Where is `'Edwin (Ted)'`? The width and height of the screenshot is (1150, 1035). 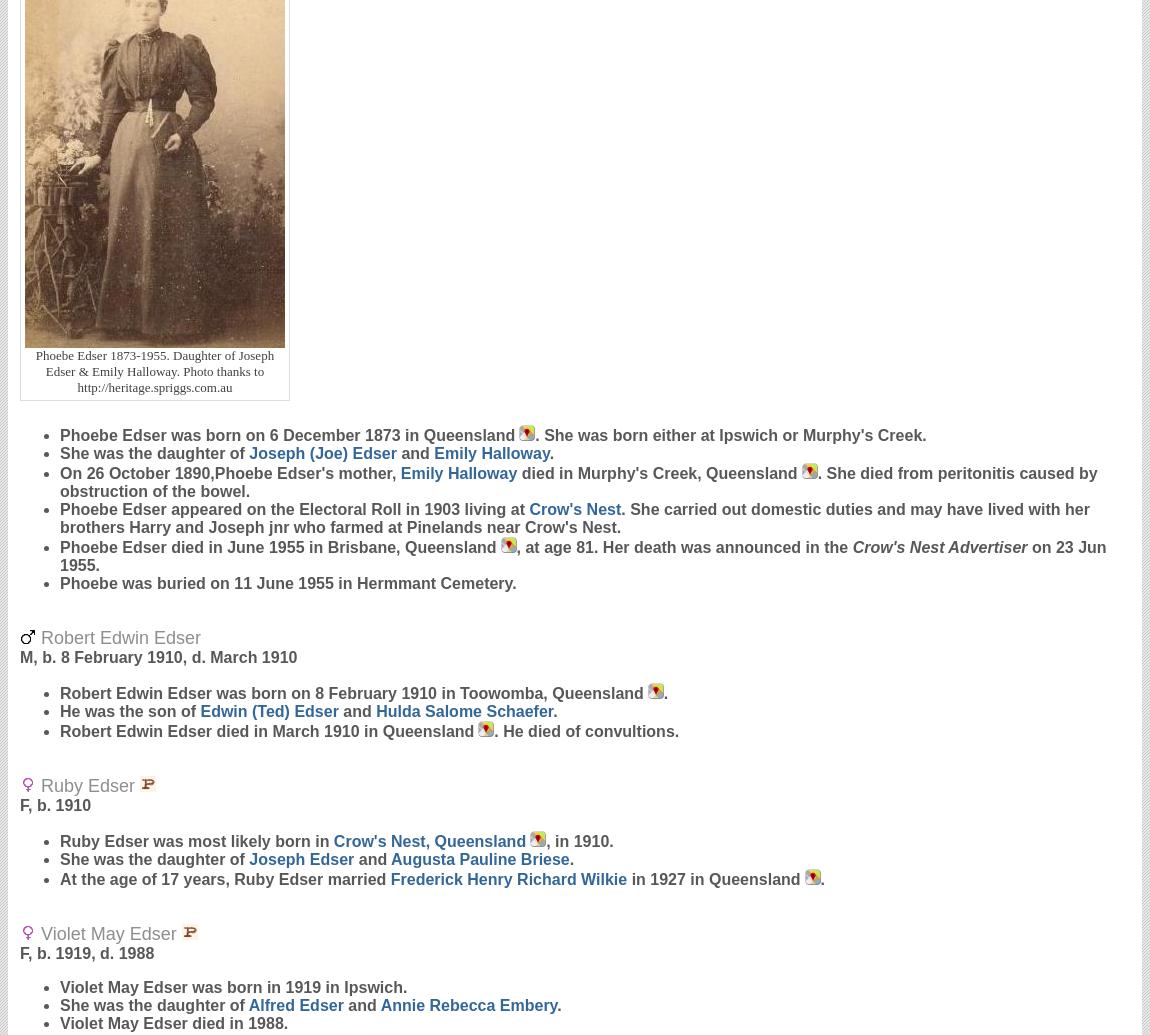 'Edwin (Ted)' is located at coordinates (246, 710).